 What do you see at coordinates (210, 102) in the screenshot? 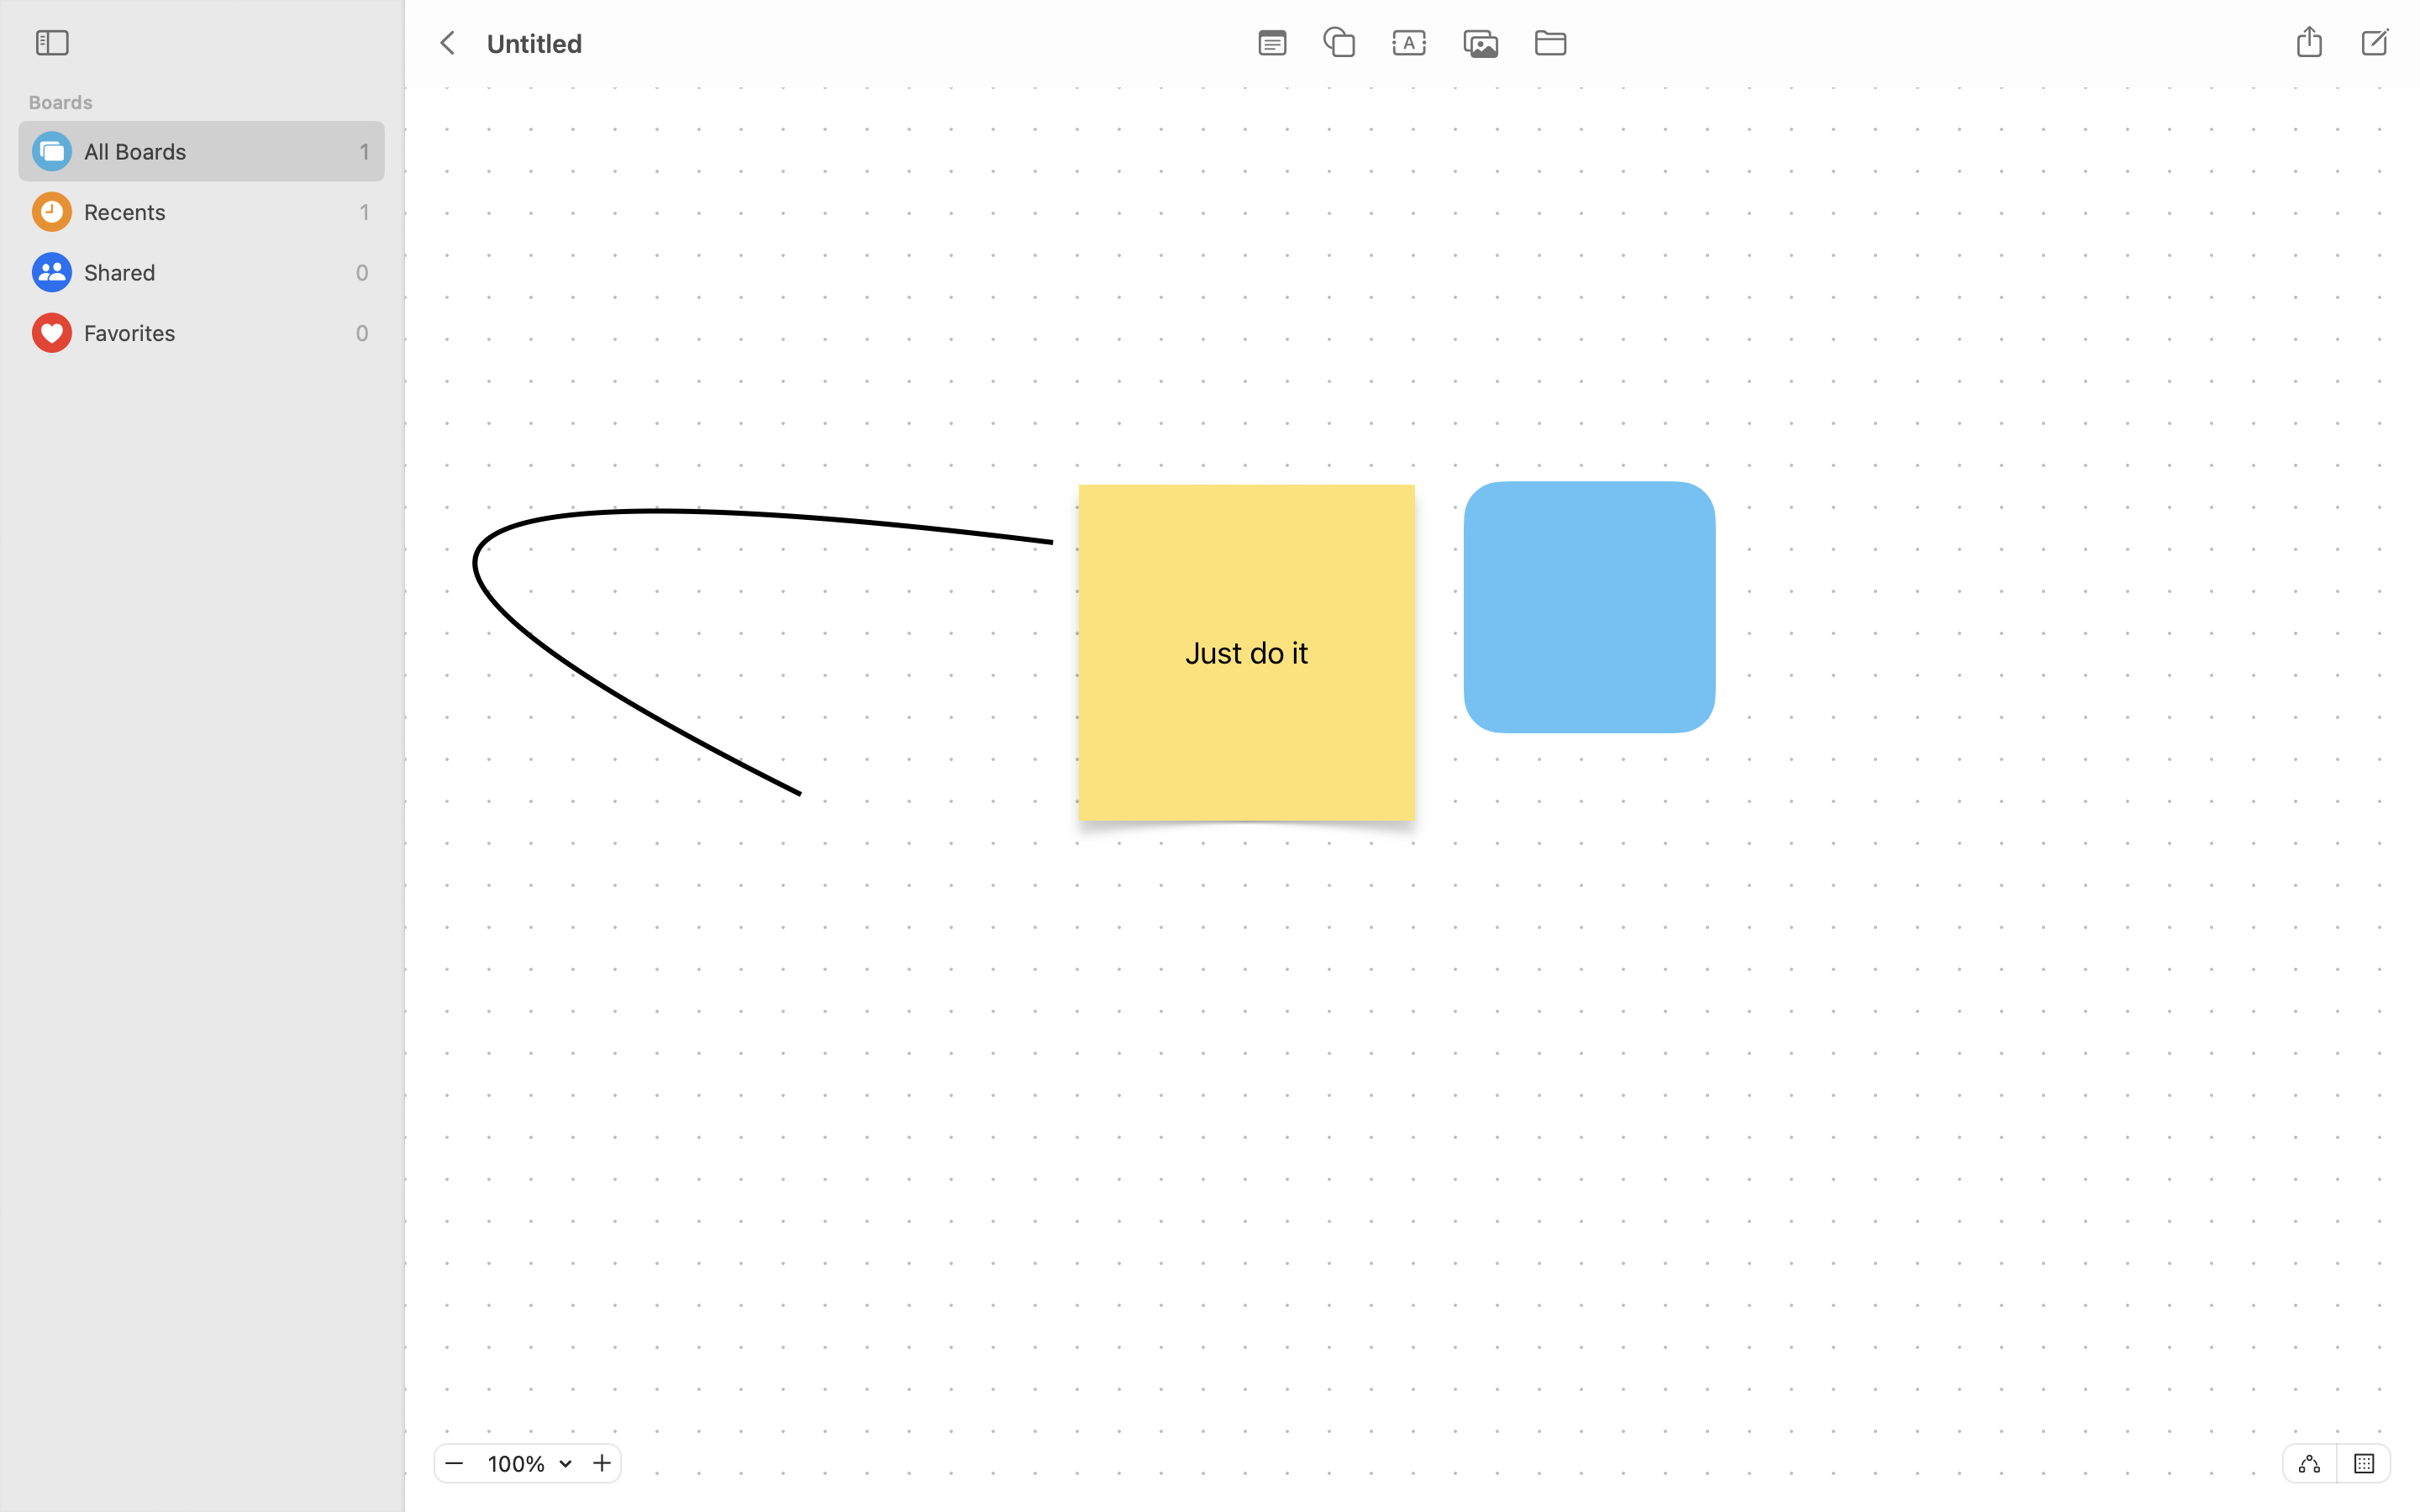
I see `'Boards'` at bounding box center [210, 102].